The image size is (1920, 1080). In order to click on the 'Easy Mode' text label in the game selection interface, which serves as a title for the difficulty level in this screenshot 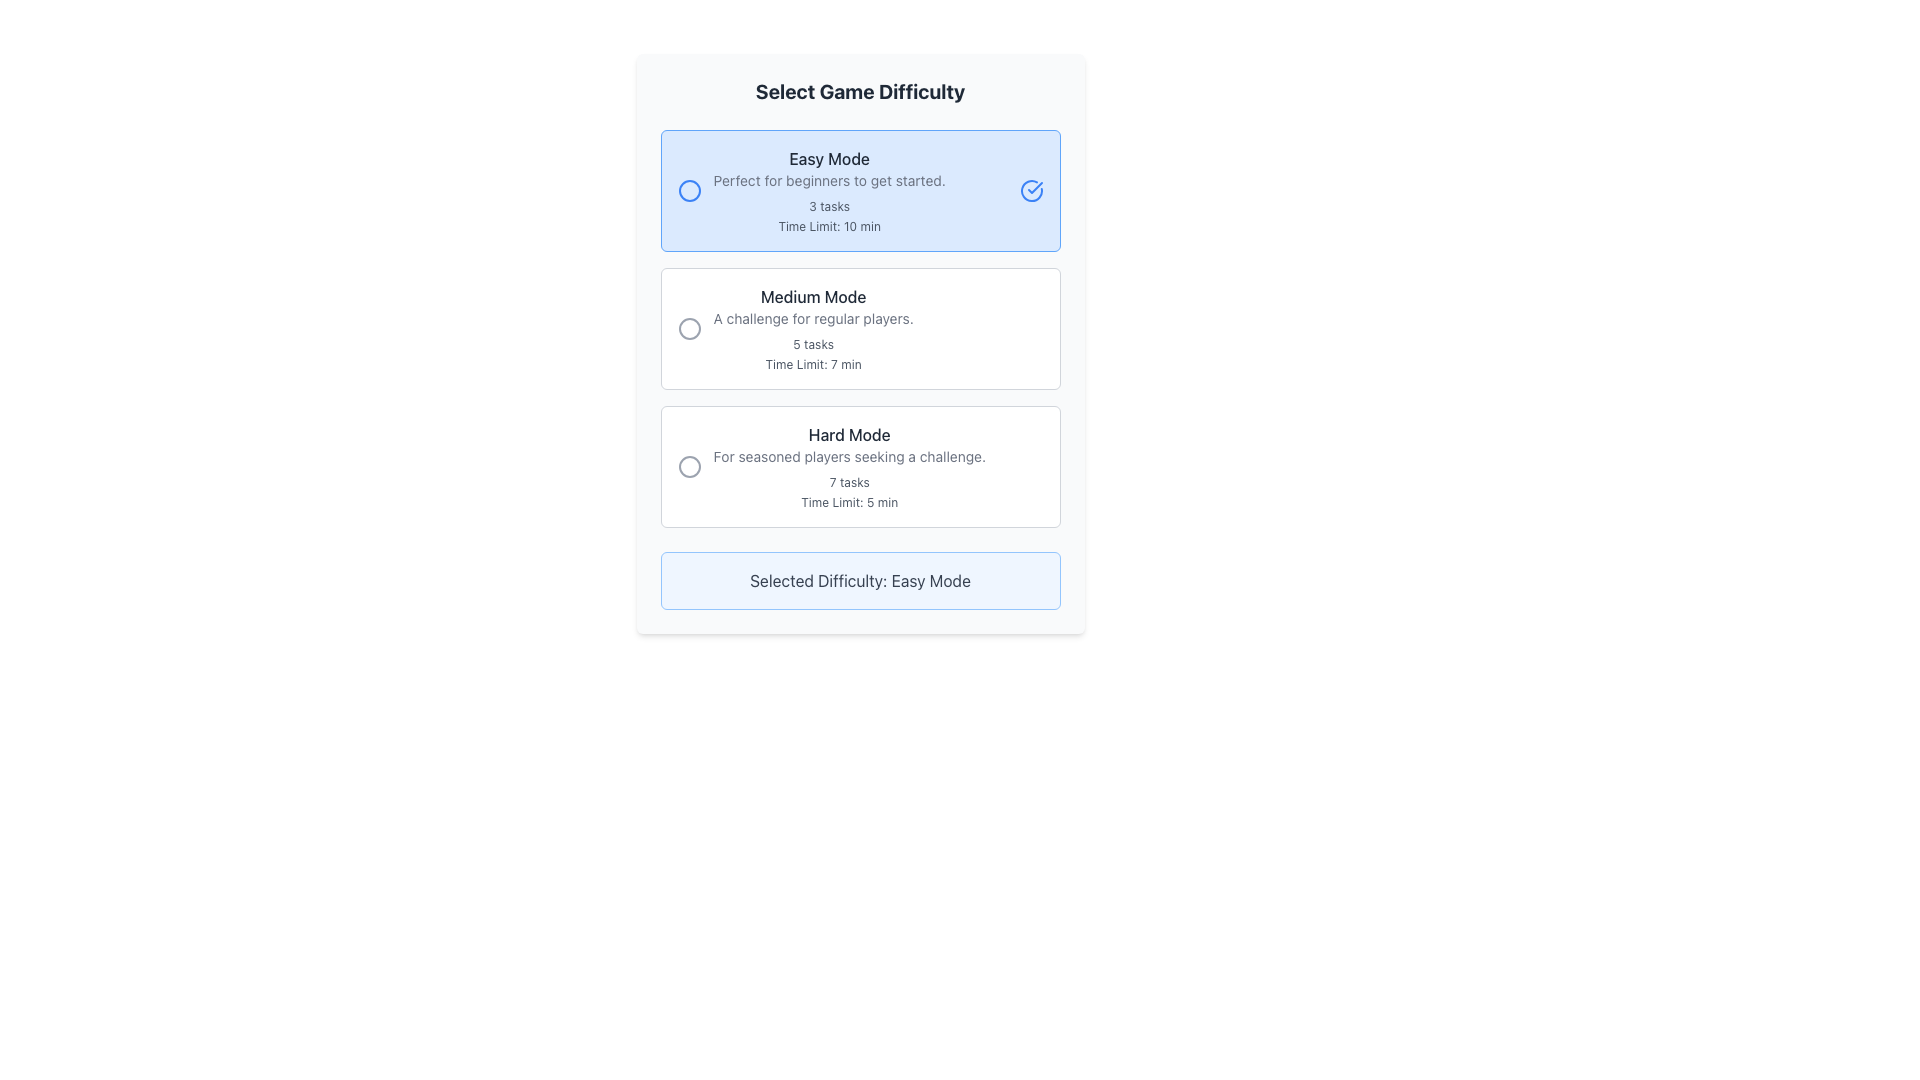, I will do `click(829, 157)`.